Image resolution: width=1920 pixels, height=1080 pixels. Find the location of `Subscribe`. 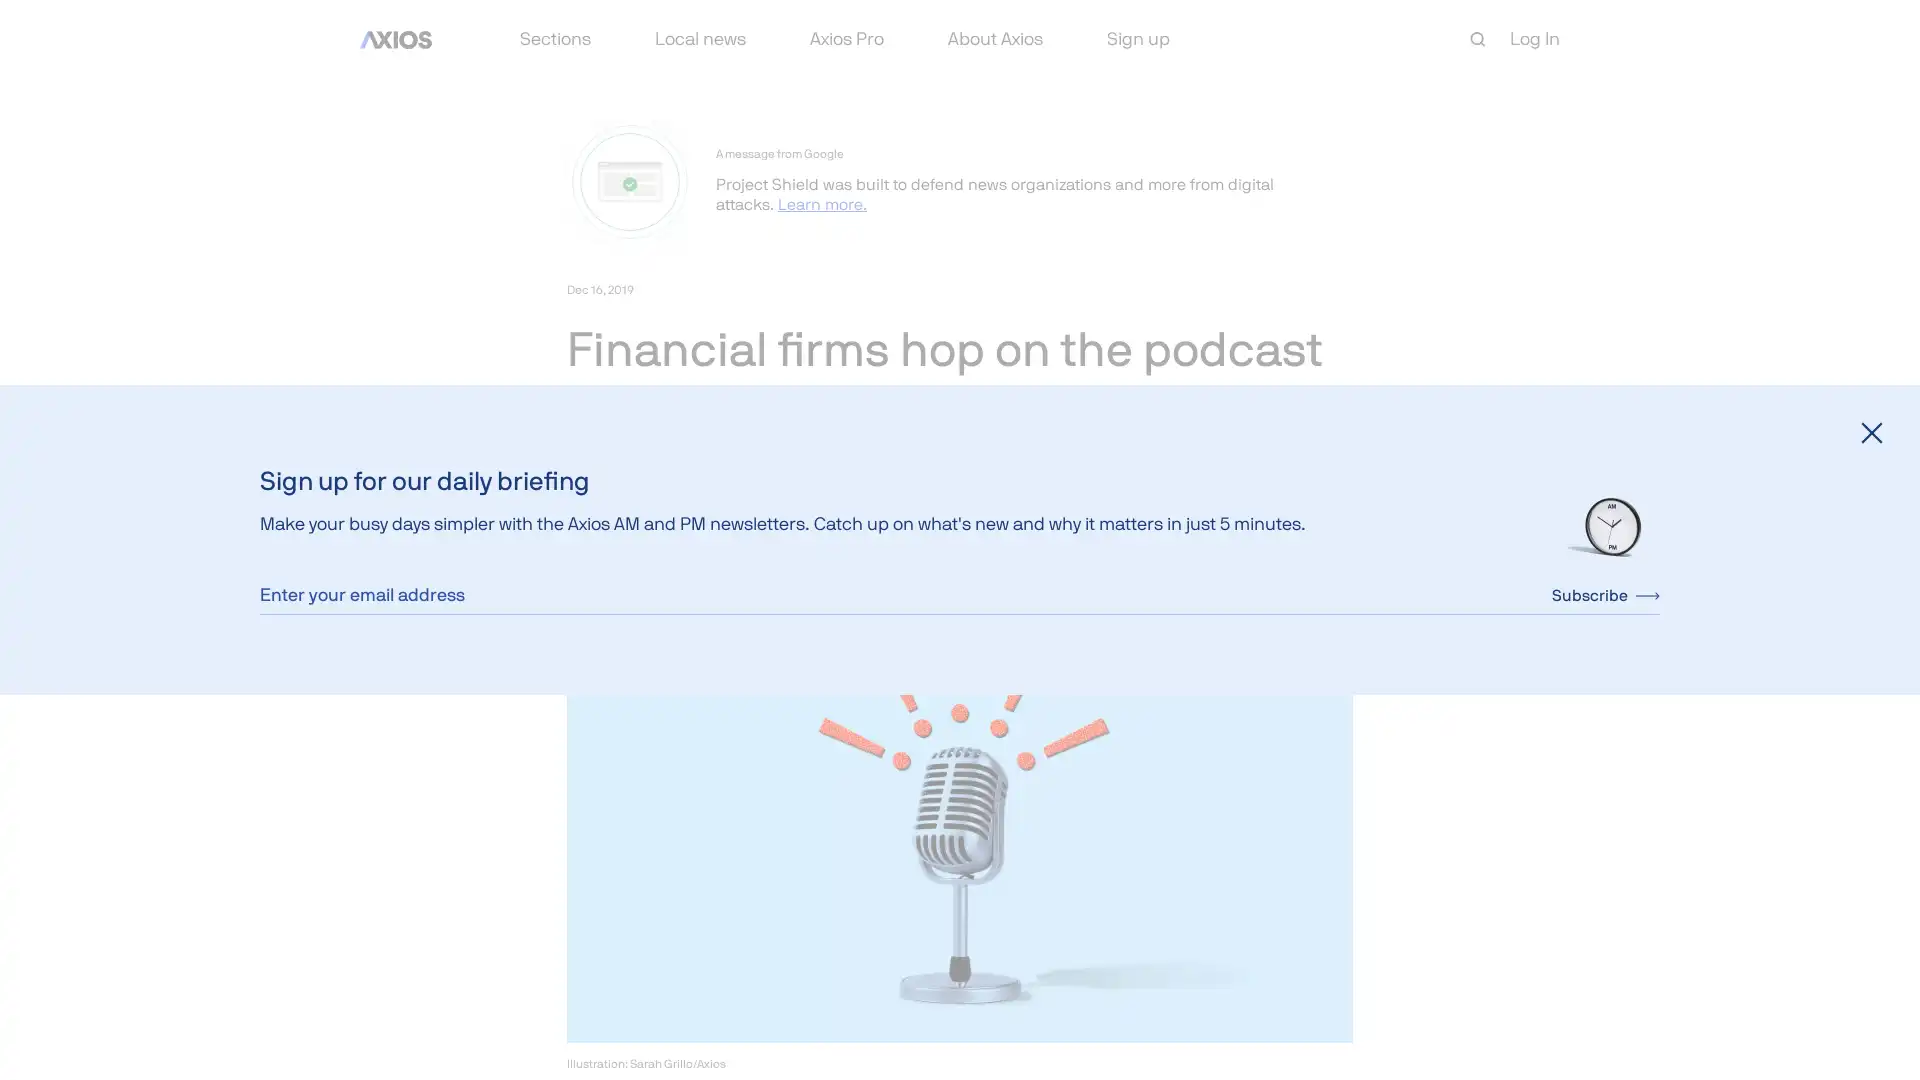

Subscribe is located at coordinates (1606, 593).